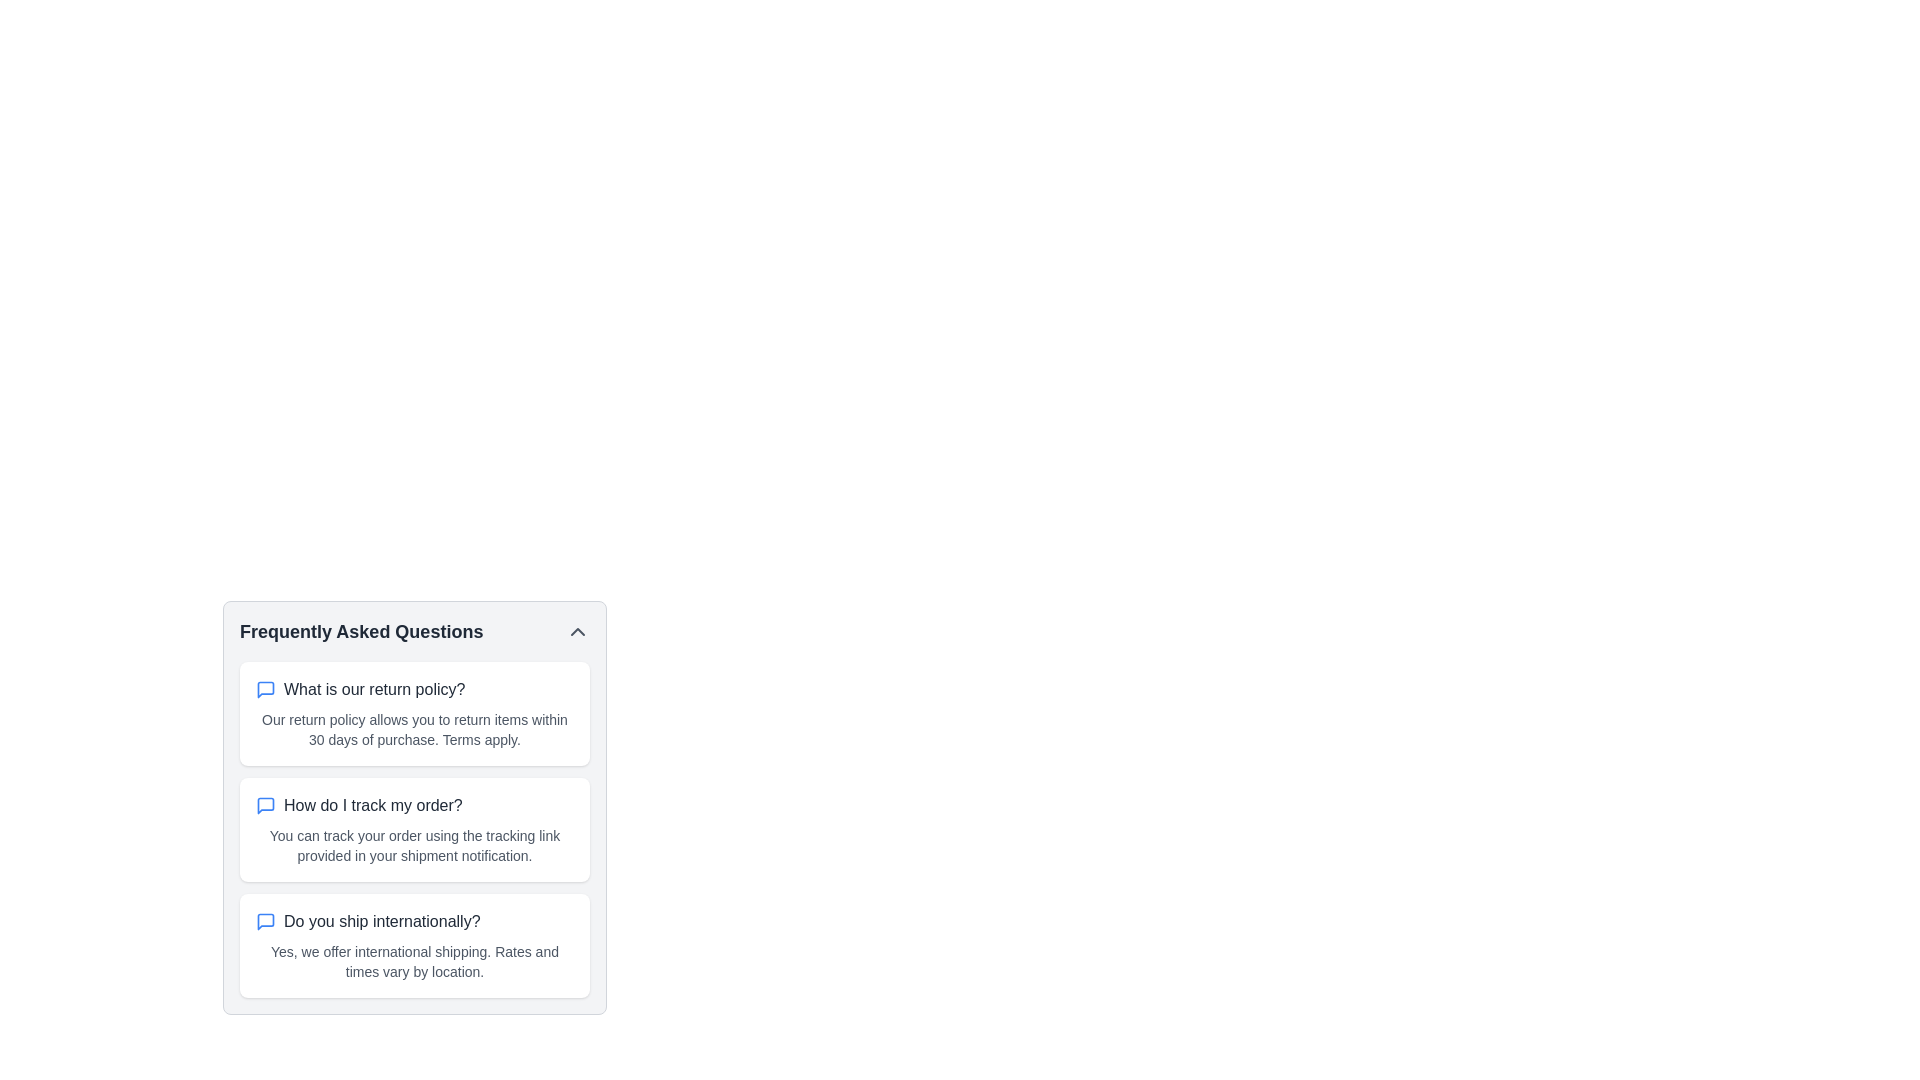 The image size is (1920, 1080). Describe the element at coordinates (382, 921) in the screenshot. I see `the text element reading 'Do you ship internationally?' which is styled with a medium font weight and dark gray color, located in the third entry of the FAQ section` at that location.